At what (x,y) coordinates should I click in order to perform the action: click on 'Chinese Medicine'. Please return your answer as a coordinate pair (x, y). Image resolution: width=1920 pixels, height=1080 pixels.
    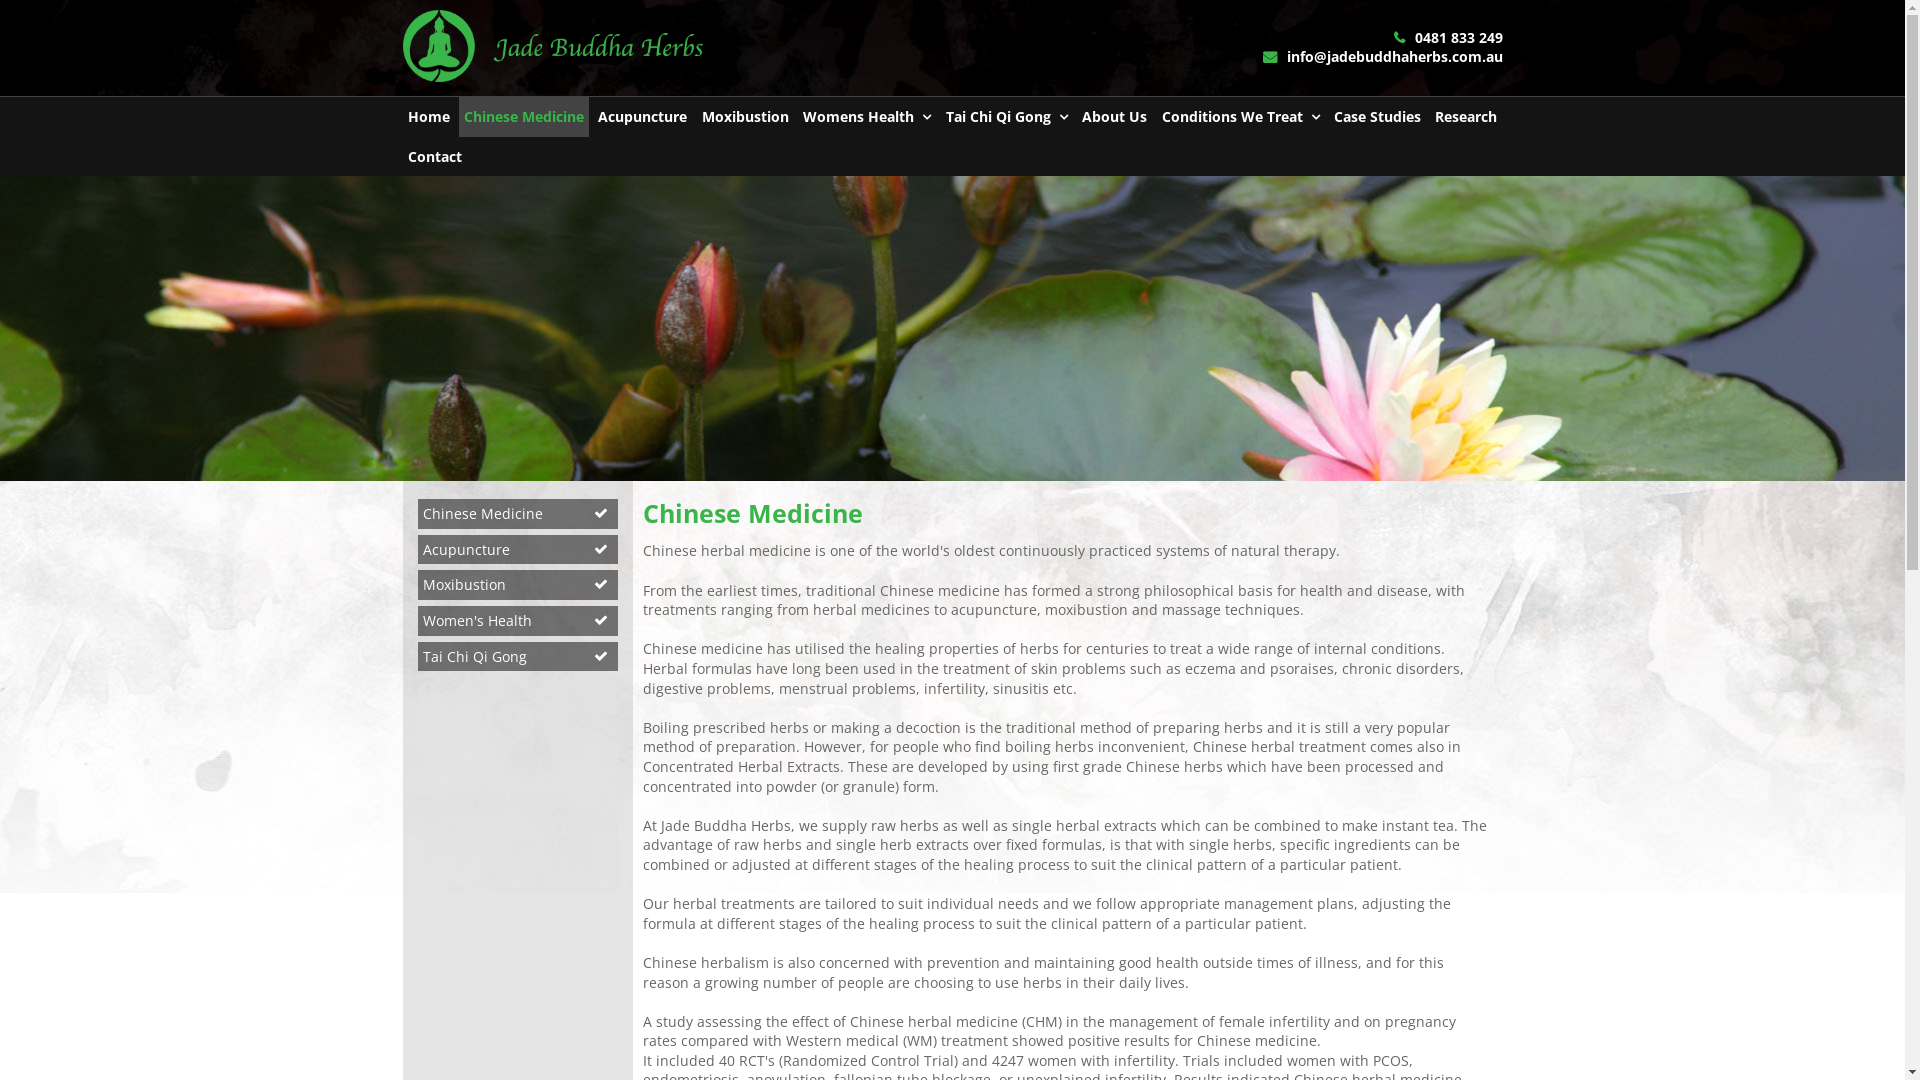
    Looking at the image, I should click on (523, 116).